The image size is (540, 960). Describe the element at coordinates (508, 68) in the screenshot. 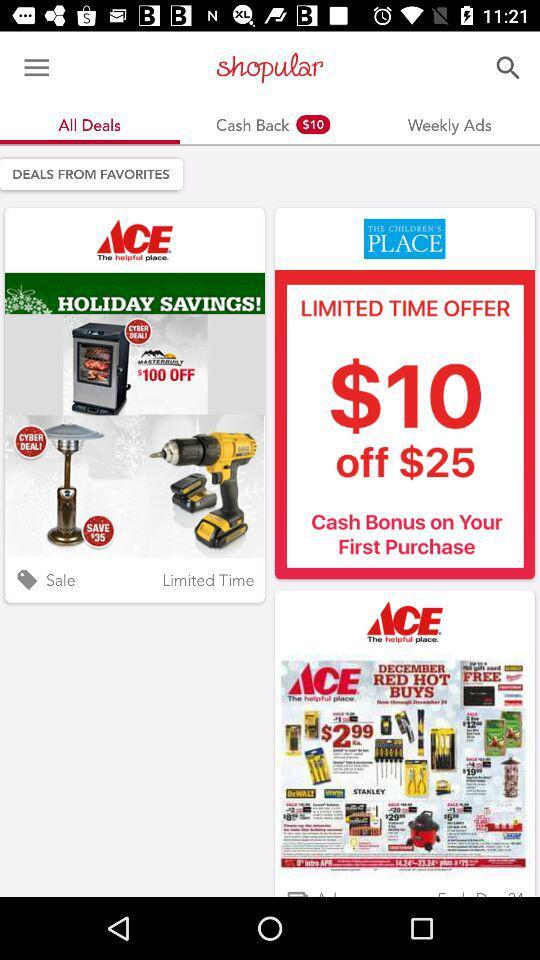

I see `icon above the weekly ads icon` at that location.